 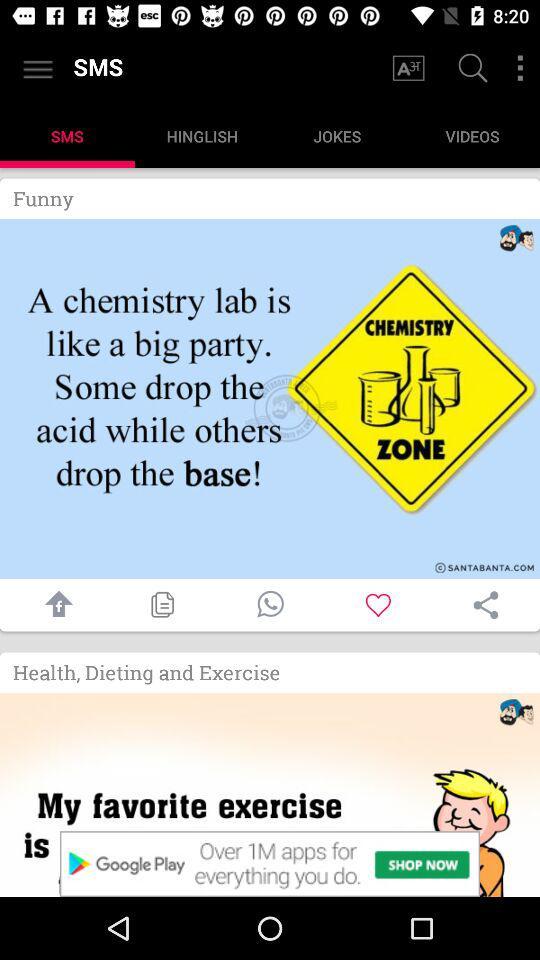 I want to click on advertisements, so click(x=270, y=863).